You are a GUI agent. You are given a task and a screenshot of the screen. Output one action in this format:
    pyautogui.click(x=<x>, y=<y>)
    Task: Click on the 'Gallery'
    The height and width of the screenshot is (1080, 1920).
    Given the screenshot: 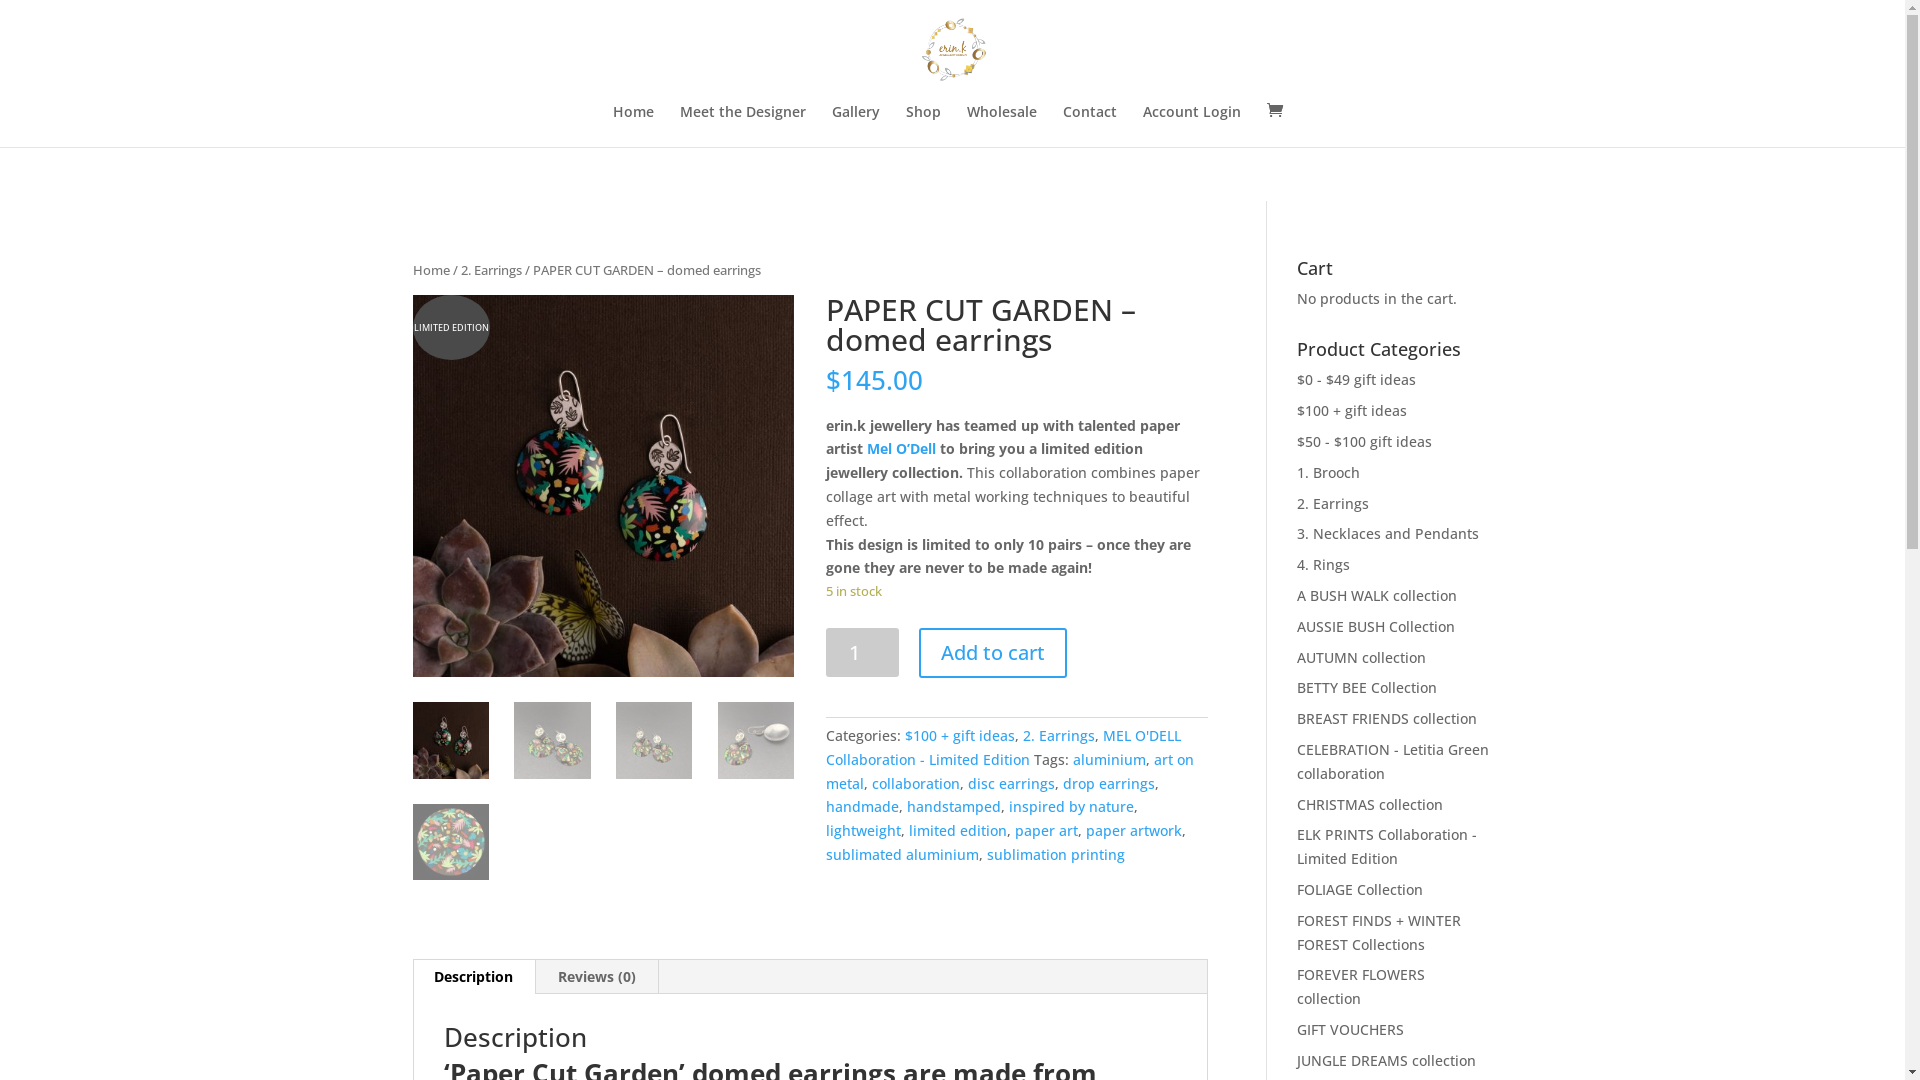 What is the action you would take?
    pyautogui.click(x=855, y=126)
    